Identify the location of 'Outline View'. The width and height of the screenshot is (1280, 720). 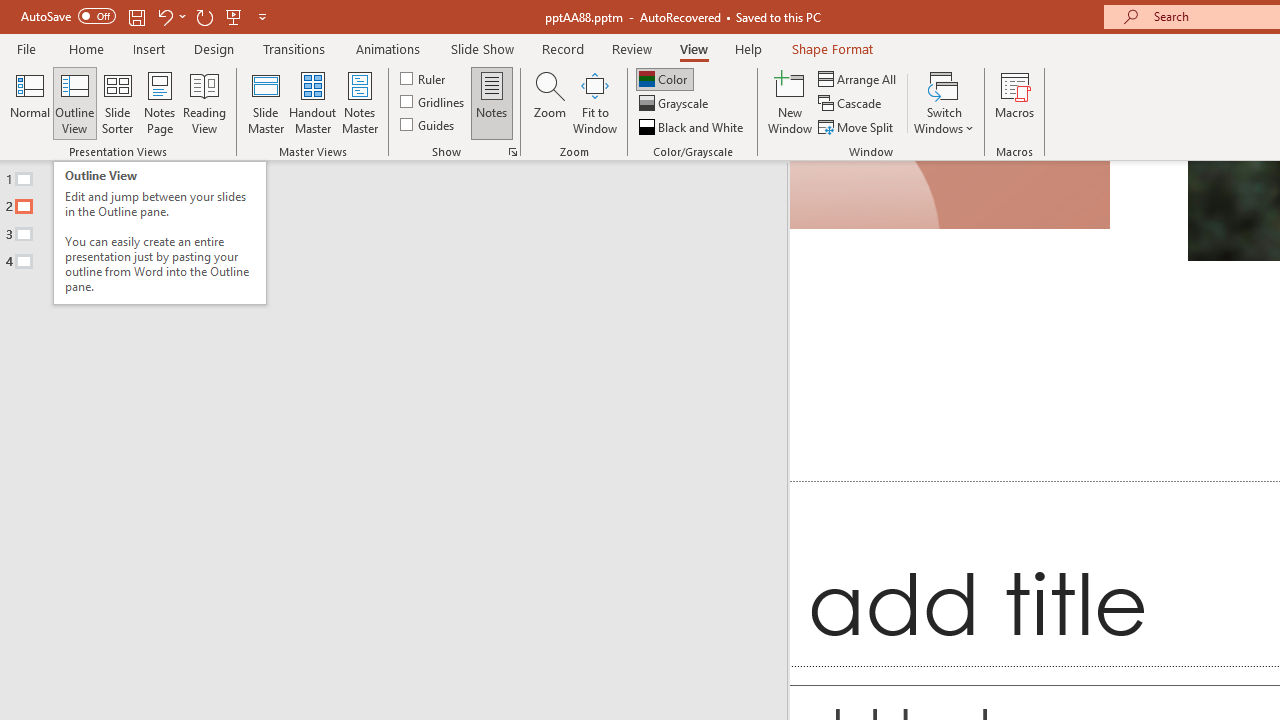
(74, 103).